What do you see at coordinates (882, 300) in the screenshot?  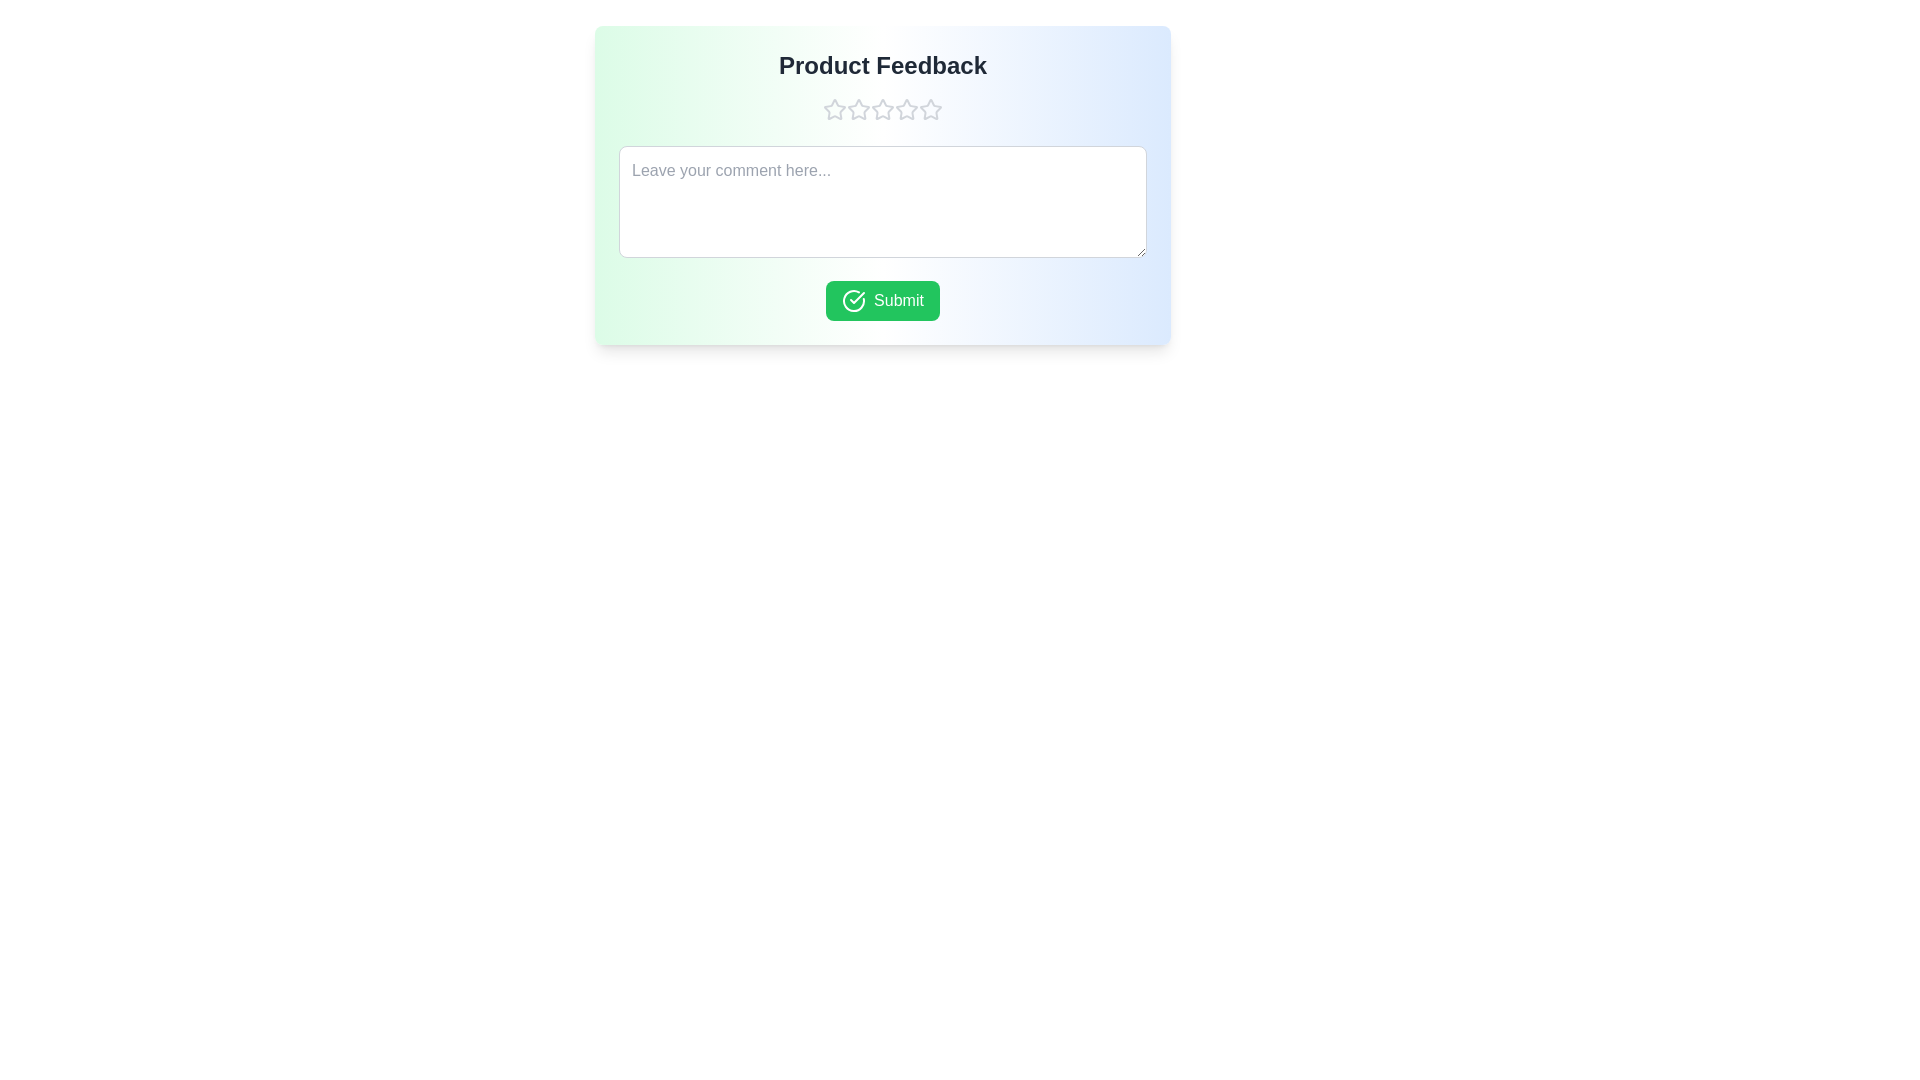 I see `the submit button to send feedback` at bounding box center [882, 300].